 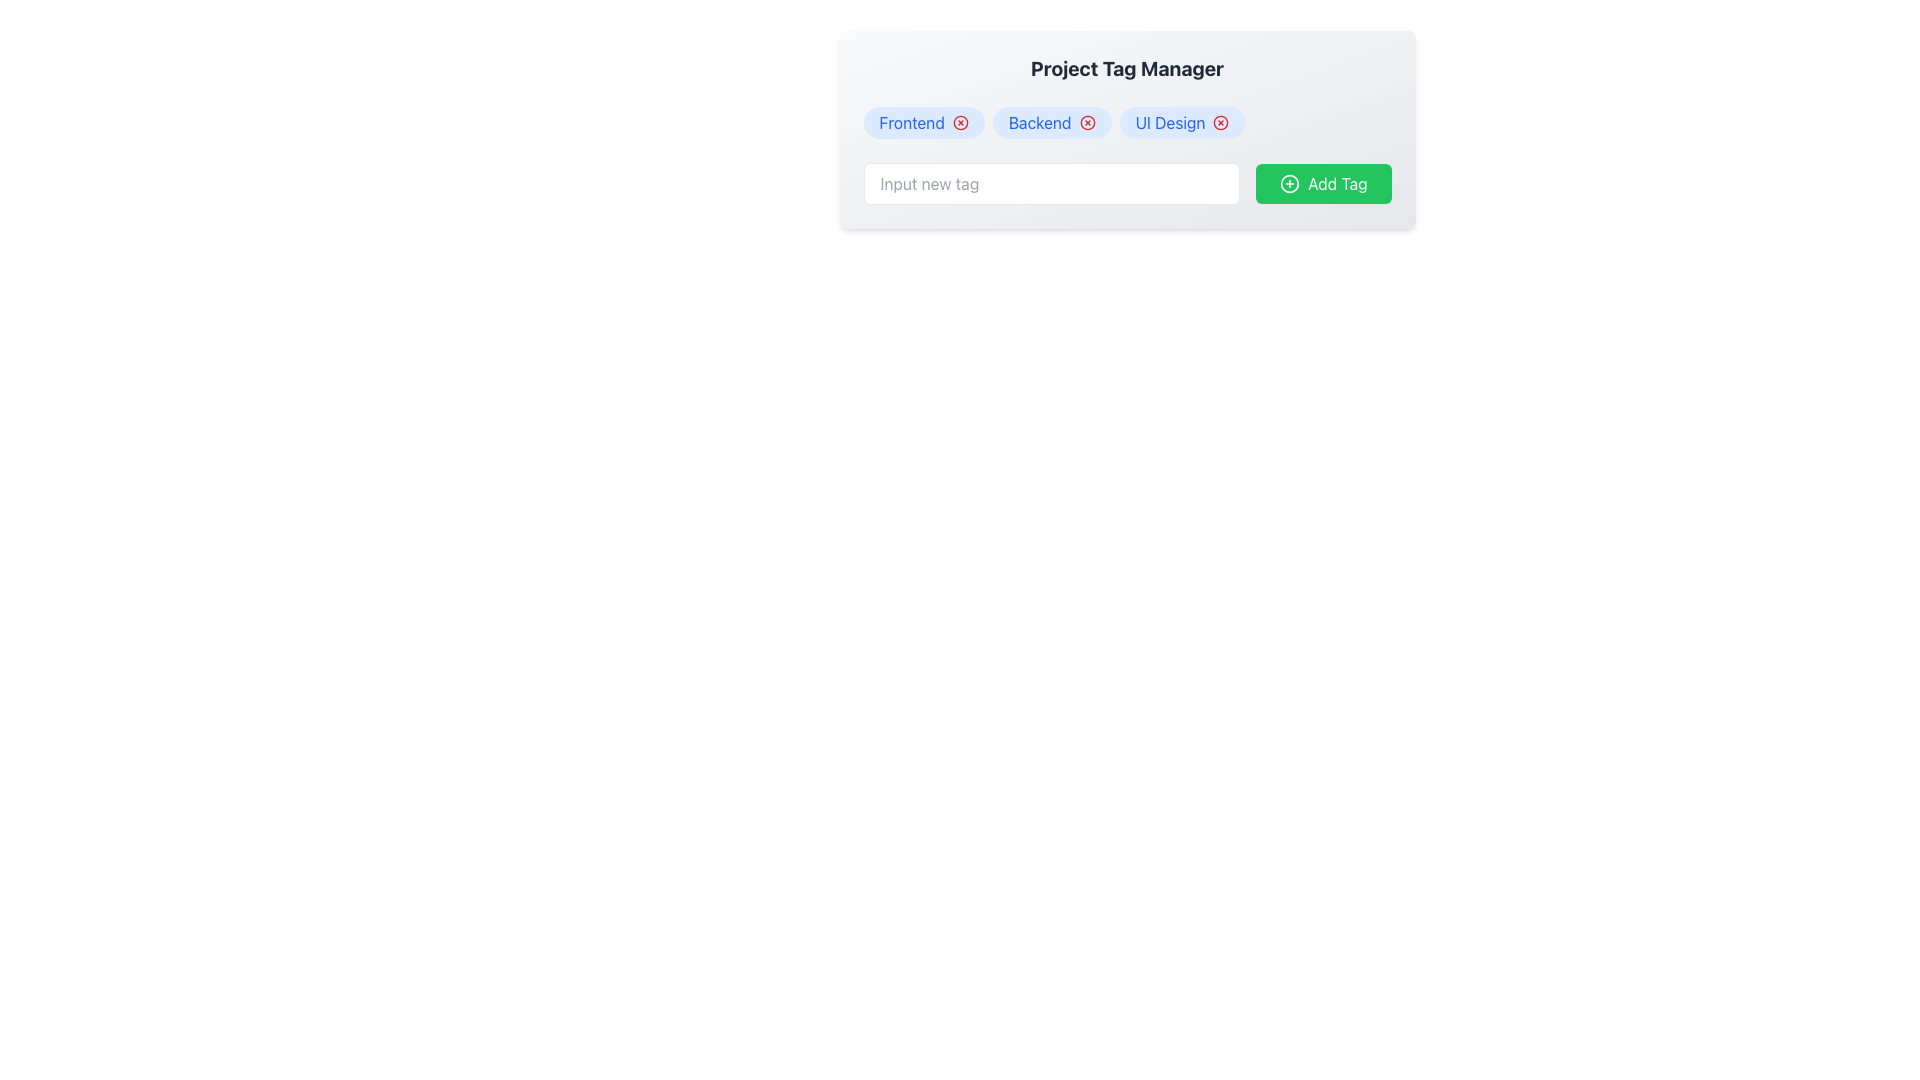 I want to click on the 'Add Tag' icon, which is part of the circular green button labeled 'Add Tag' located at the far right of the horizontal bar under the header 'Project Tag Manager', so click(x=1290, y=184).